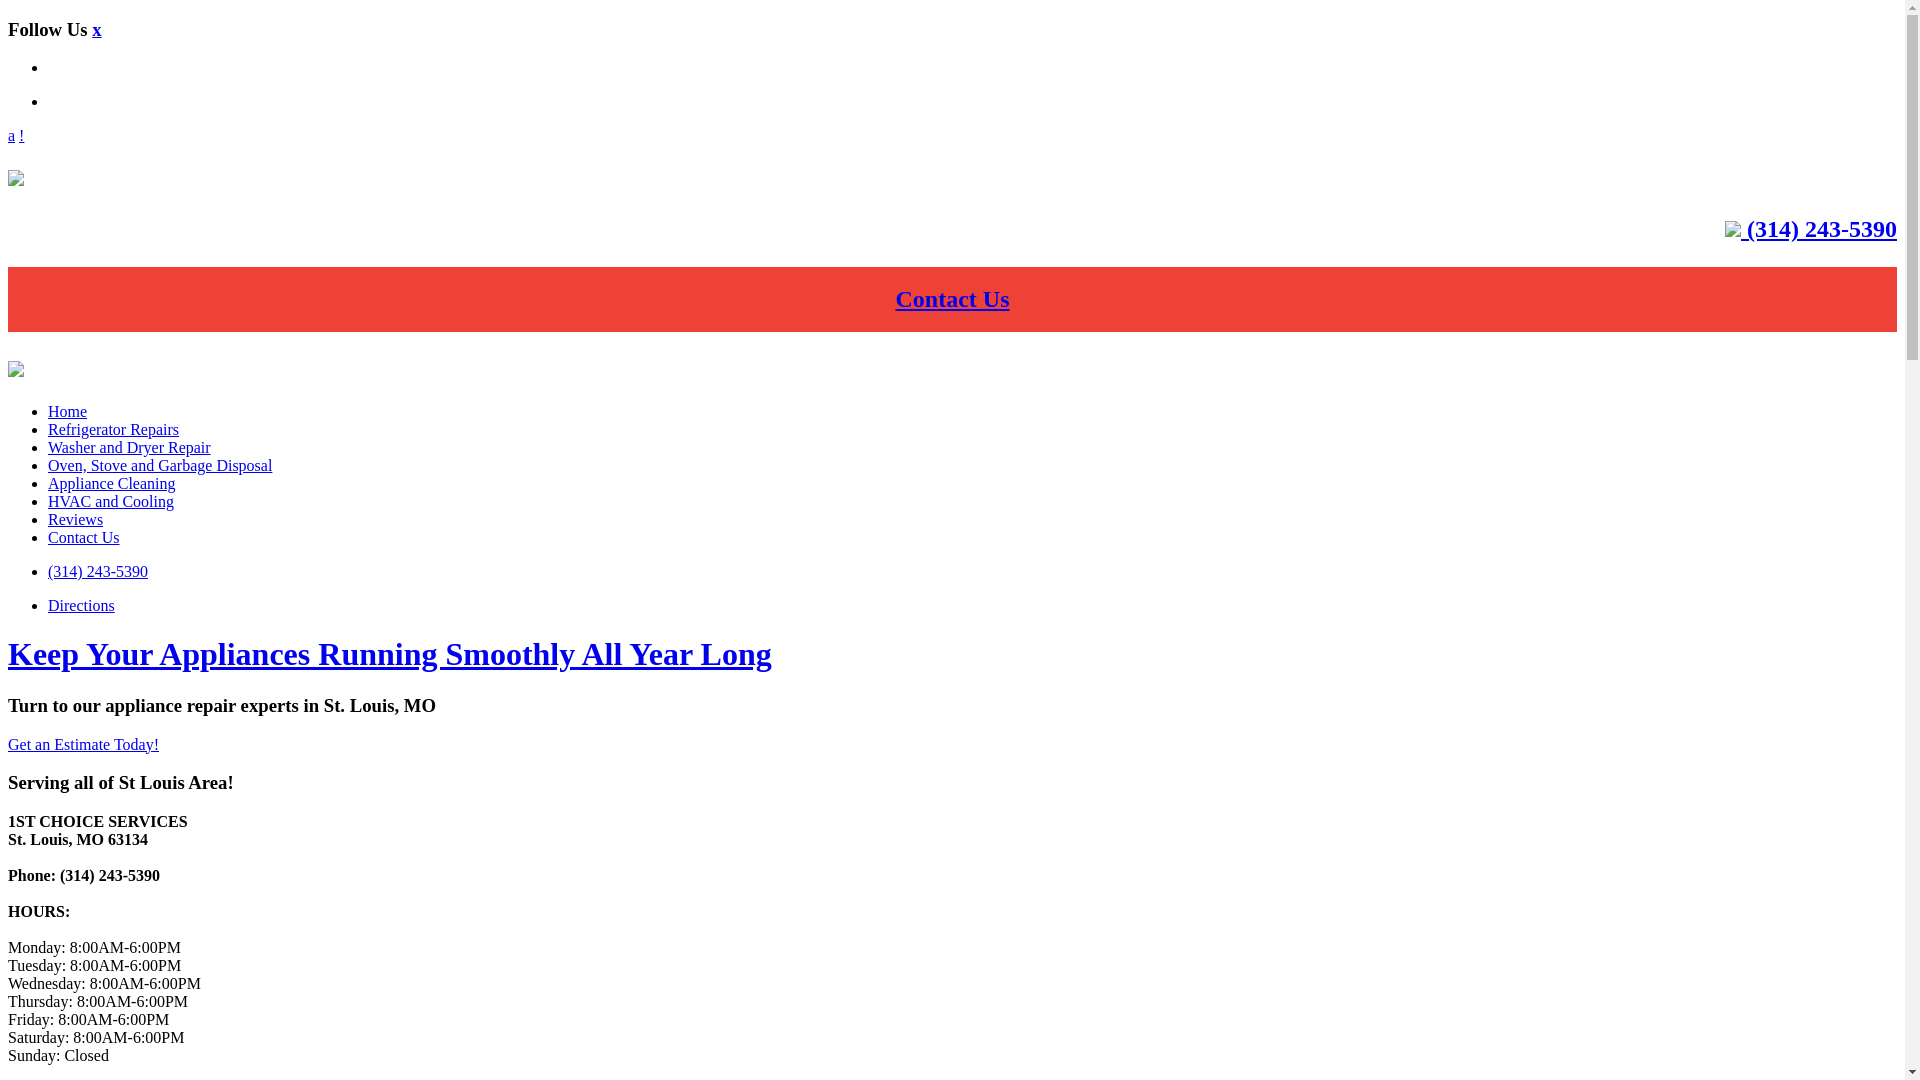 This screenshot has width=1920, height=1080. I want to click on 'Appliance Cleaning', so click(110, 483).